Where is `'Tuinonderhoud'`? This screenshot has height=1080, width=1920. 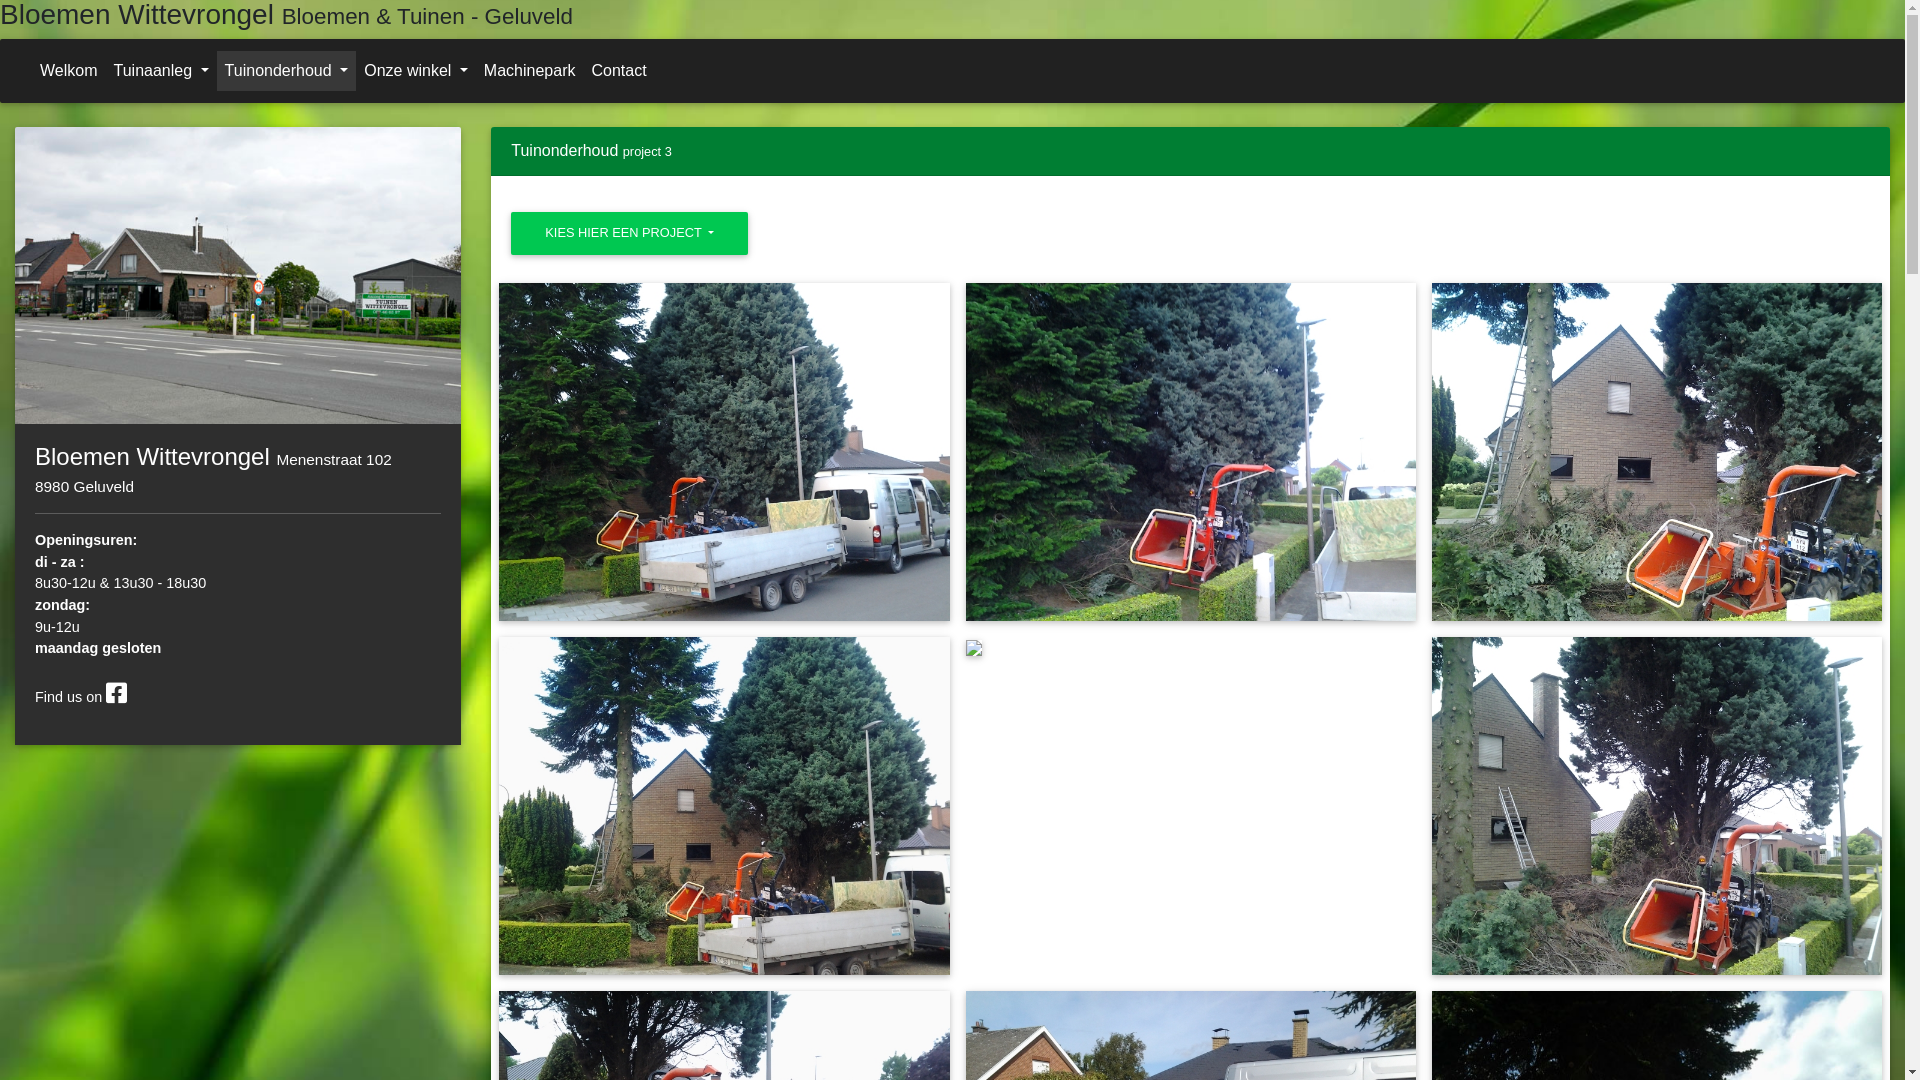
'Tuinonderhoud' is located at coordinates (286, 69).